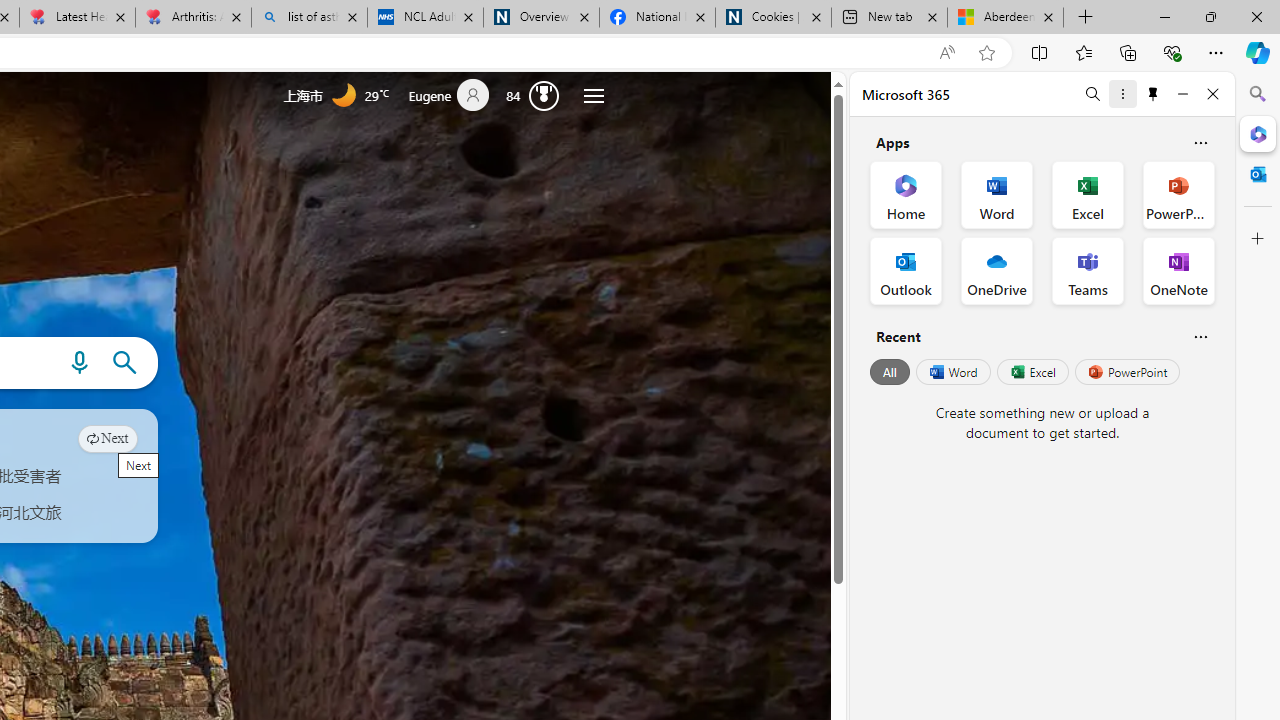 The height and width of the screenshot is (720, 1280). Describe the element at coordinates (193, 17) in the screenshot. I see `'Arthritis: Ask Health Professionals'` at that location.